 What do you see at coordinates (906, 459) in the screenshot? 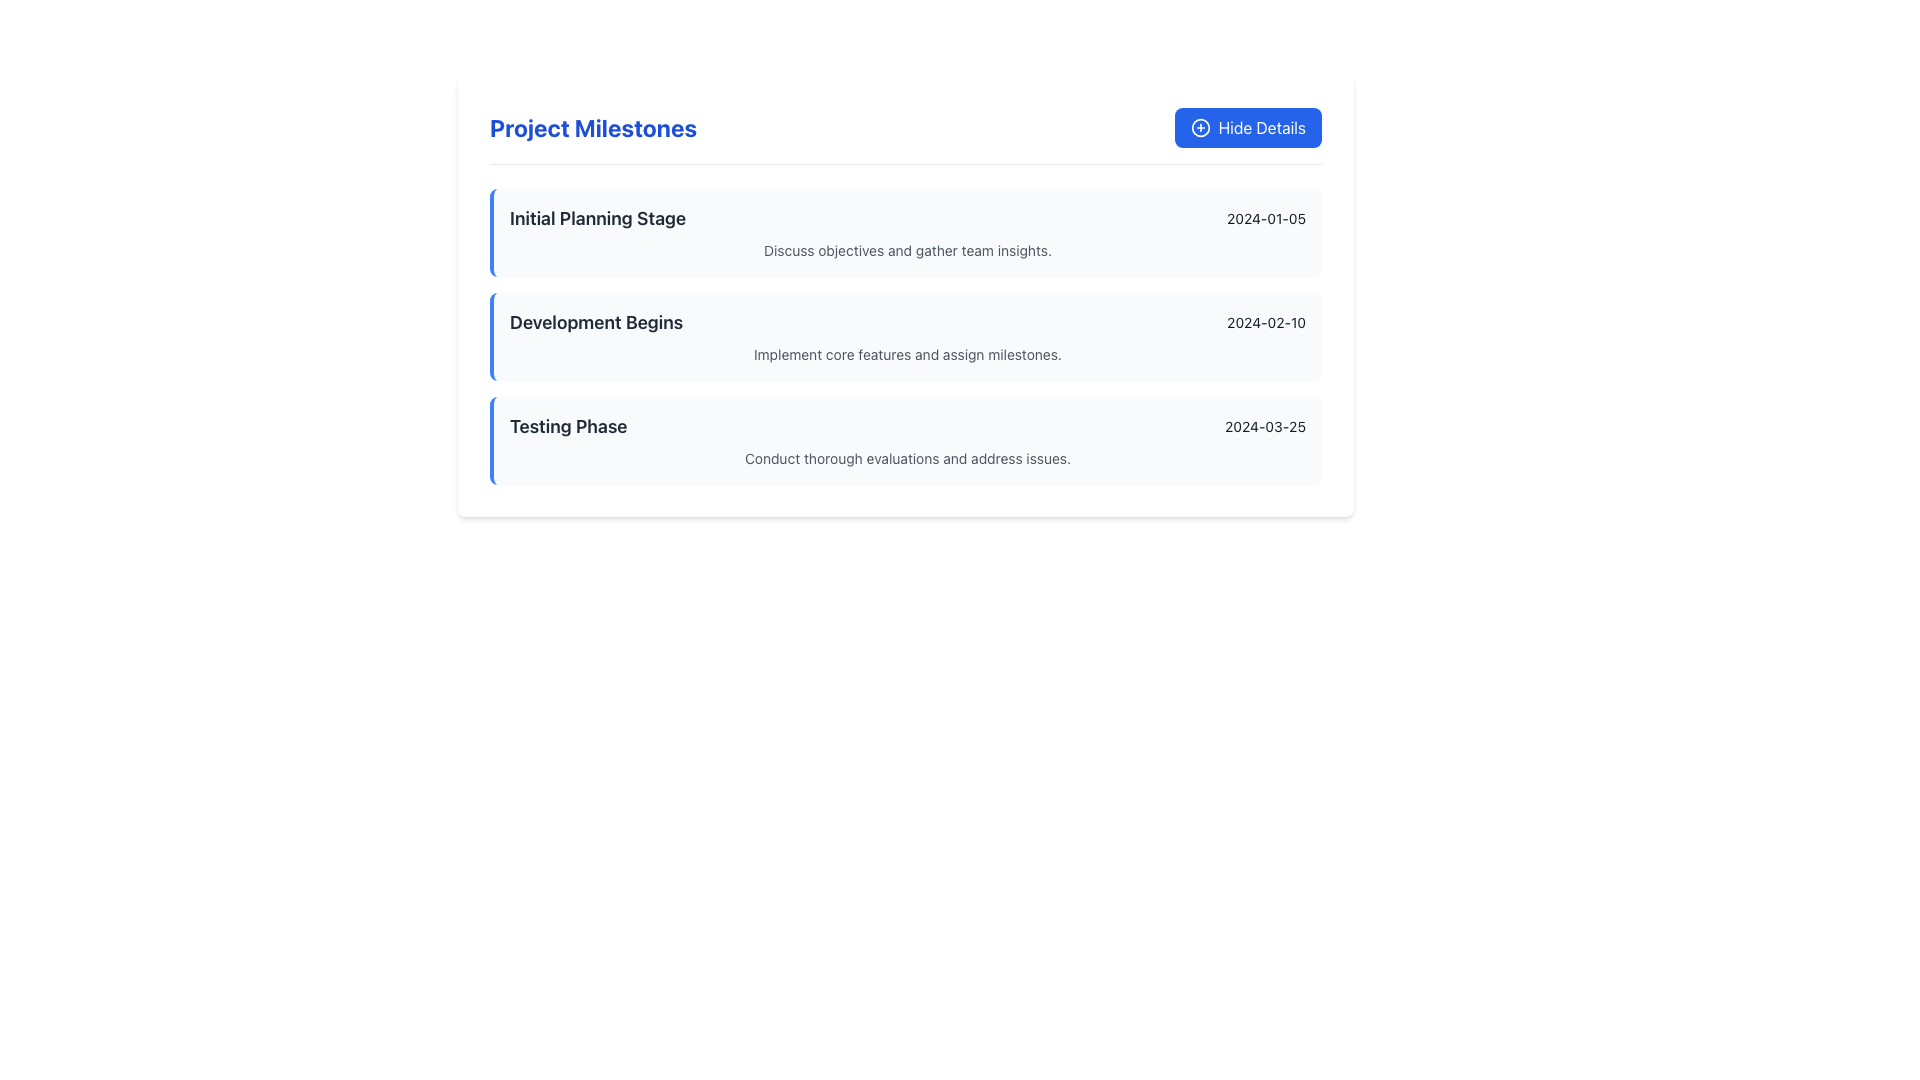
I see `informational text label located beneath the 'Testing Phase' heading and date '2024-03-25'` at bounding box center [906, 459].